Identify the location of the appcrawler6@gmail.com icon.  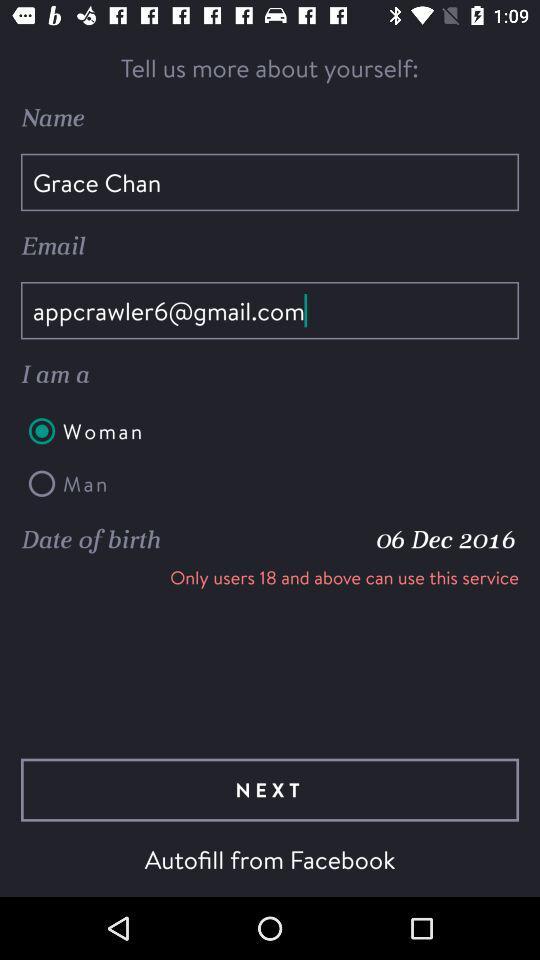
(270, 310).